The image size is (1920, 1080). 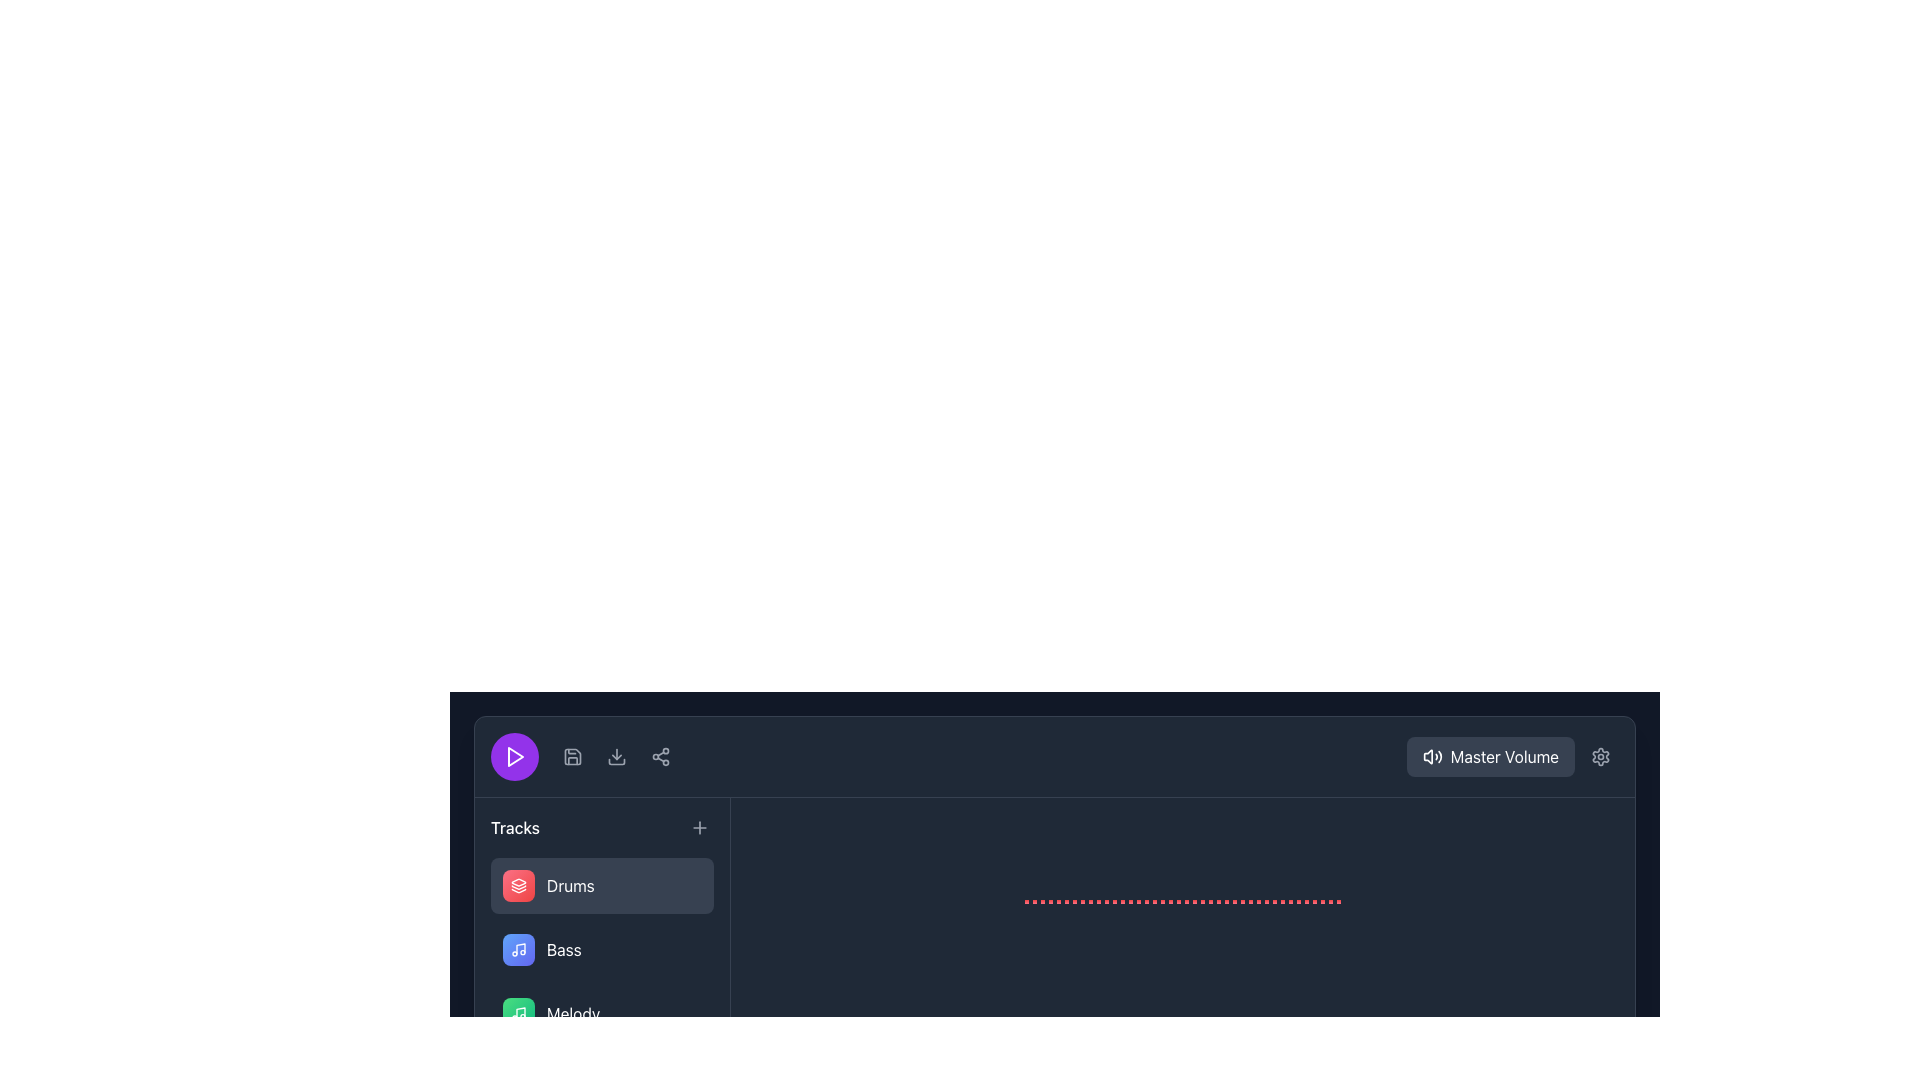 What do you see at coordinates (661, 756) in the screenshot?
I see `the 'Share' button located at the top-right corner of the interface, which is the third button from the left in a row of interactive elements` at bounding box center [661, 756].